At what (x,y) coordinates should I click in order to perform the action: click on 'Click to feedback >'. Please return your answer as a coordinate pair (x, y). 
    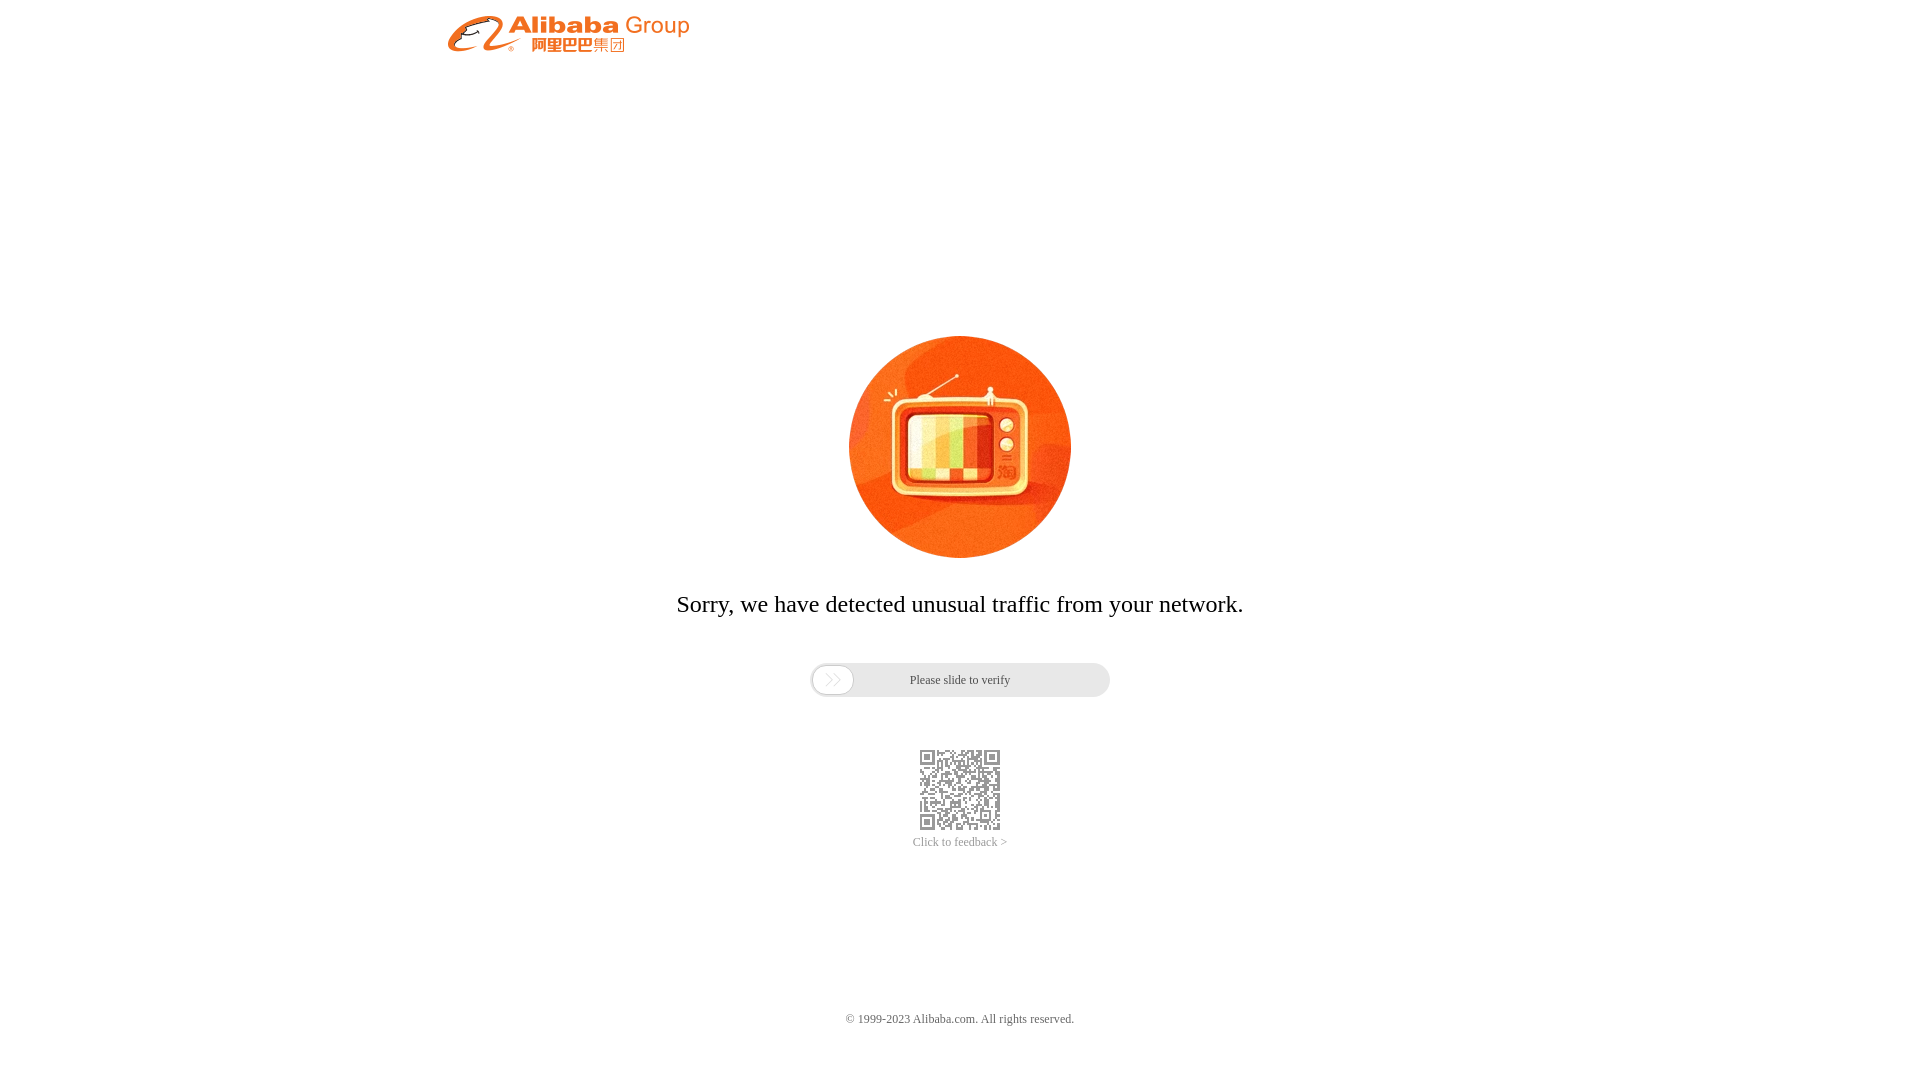
    Looking at the image, I should click on (960, 842).